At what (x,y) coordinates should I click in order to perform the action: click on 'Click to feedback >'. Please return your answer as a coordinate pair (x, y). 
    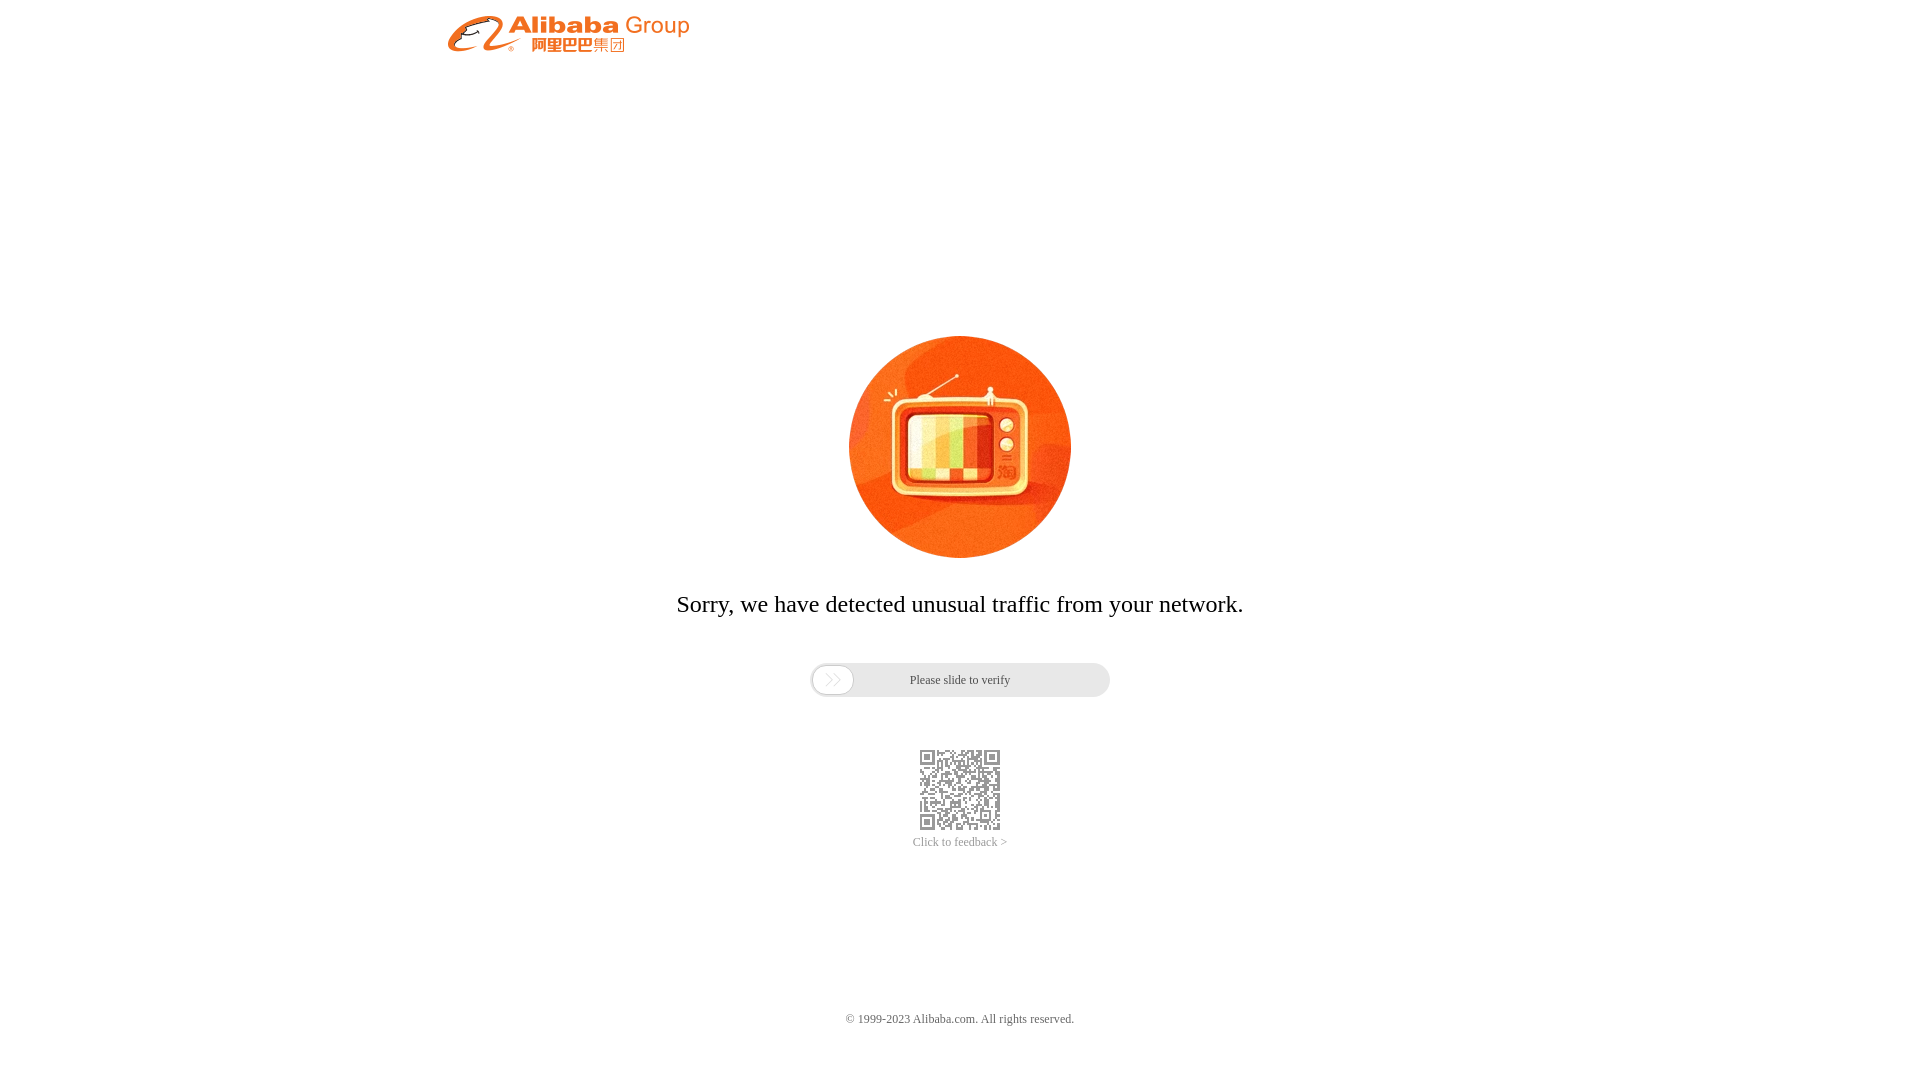
    Looking at the image, I should click on (960, 842).